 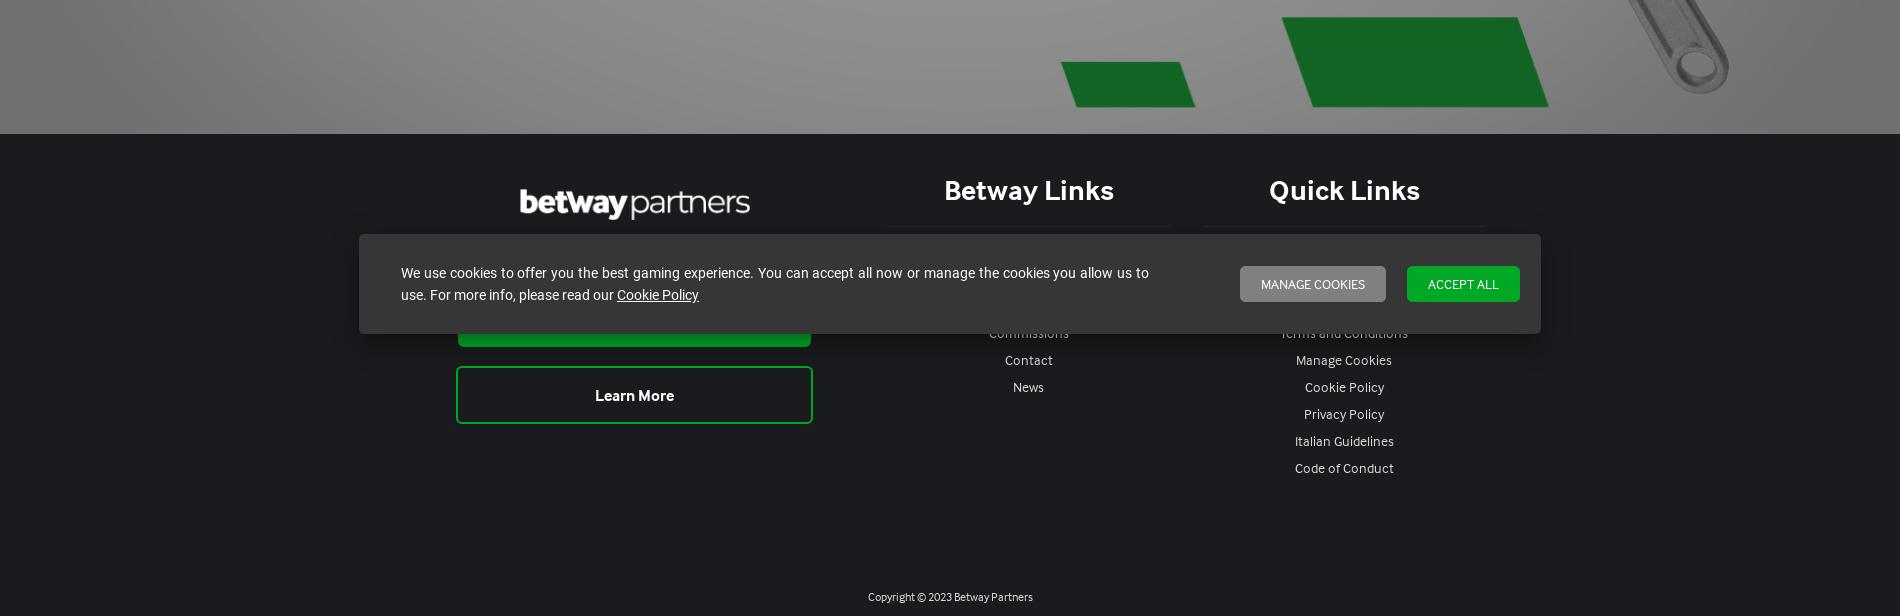 I want to click on 'We use cookies to offer you the best gaming experience. You can accept all now or manage the cookies you allow us to use. For more info, please read our', so click(x=774, y=283).